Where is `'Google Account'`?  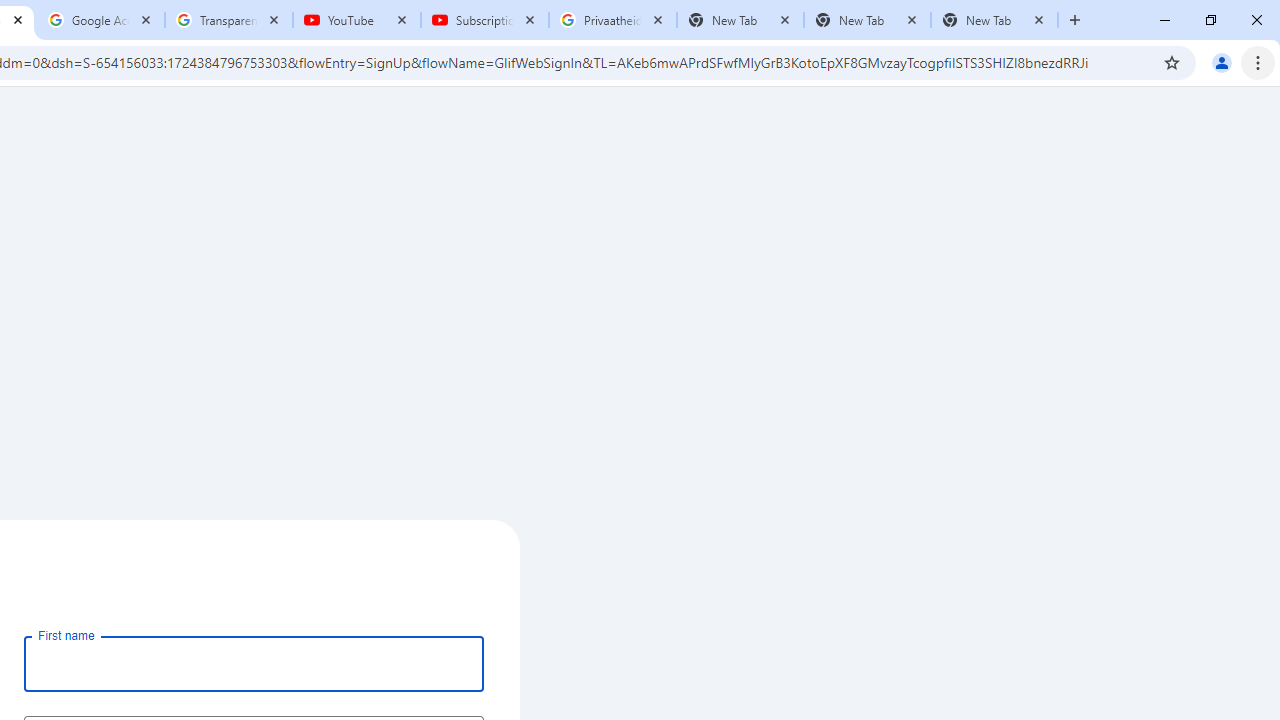
'Google Account' is located at coordinates (100, 20).